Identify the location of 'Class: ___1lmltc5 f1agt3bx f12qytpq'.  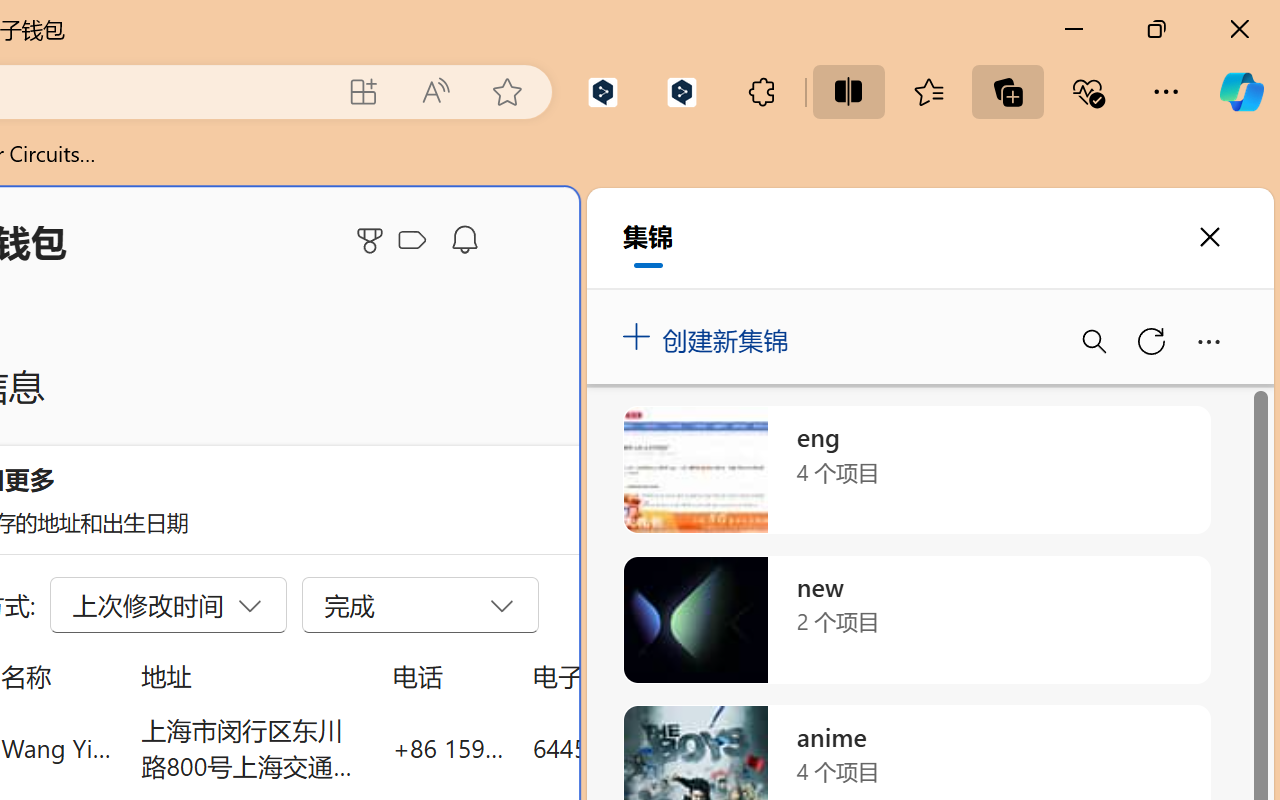
(411, 240).